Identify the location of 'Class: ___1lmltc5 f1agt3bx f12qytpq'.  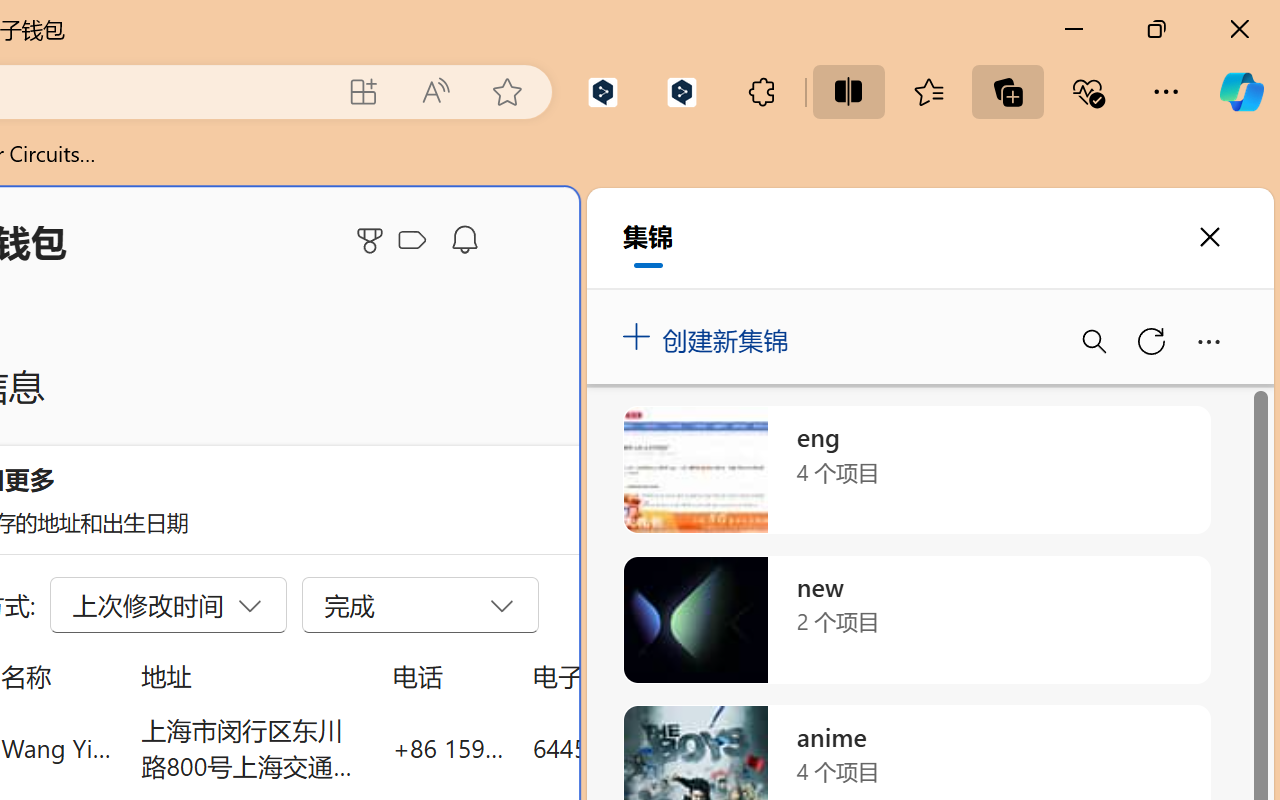
(411, 240).